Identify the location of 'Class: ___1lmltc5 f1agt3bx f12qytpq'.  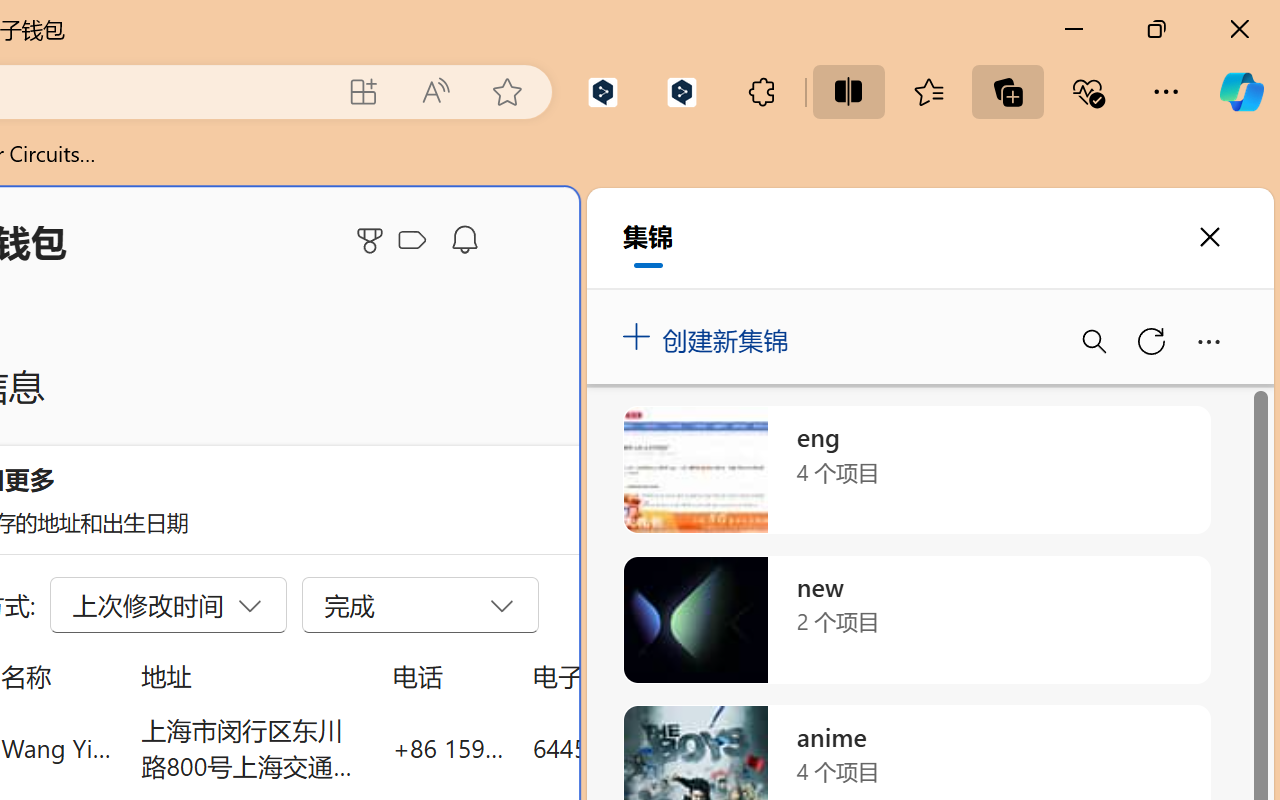
(411, 240).